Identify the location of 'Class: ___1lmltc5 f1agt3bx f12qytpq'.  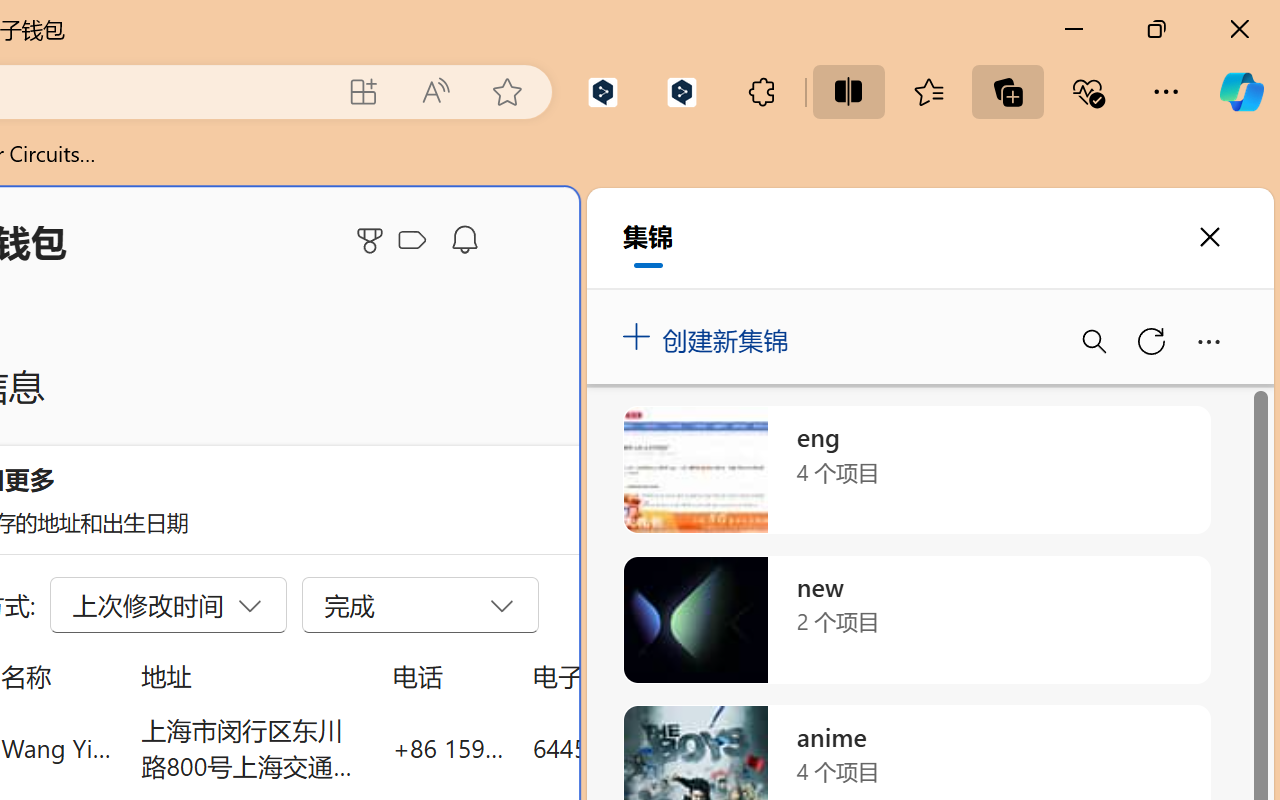
(411, 240).